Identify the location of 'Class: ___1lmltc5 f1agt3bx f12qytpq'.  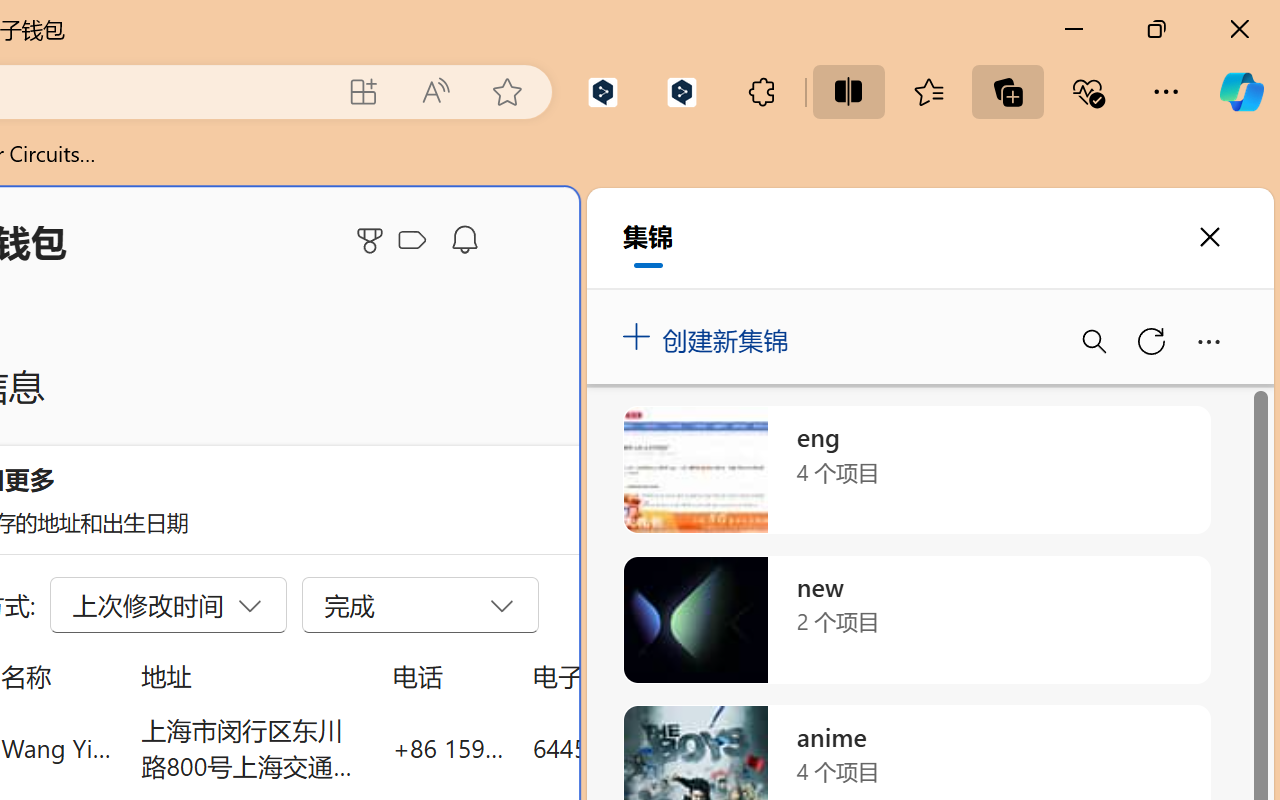
(411, 240).